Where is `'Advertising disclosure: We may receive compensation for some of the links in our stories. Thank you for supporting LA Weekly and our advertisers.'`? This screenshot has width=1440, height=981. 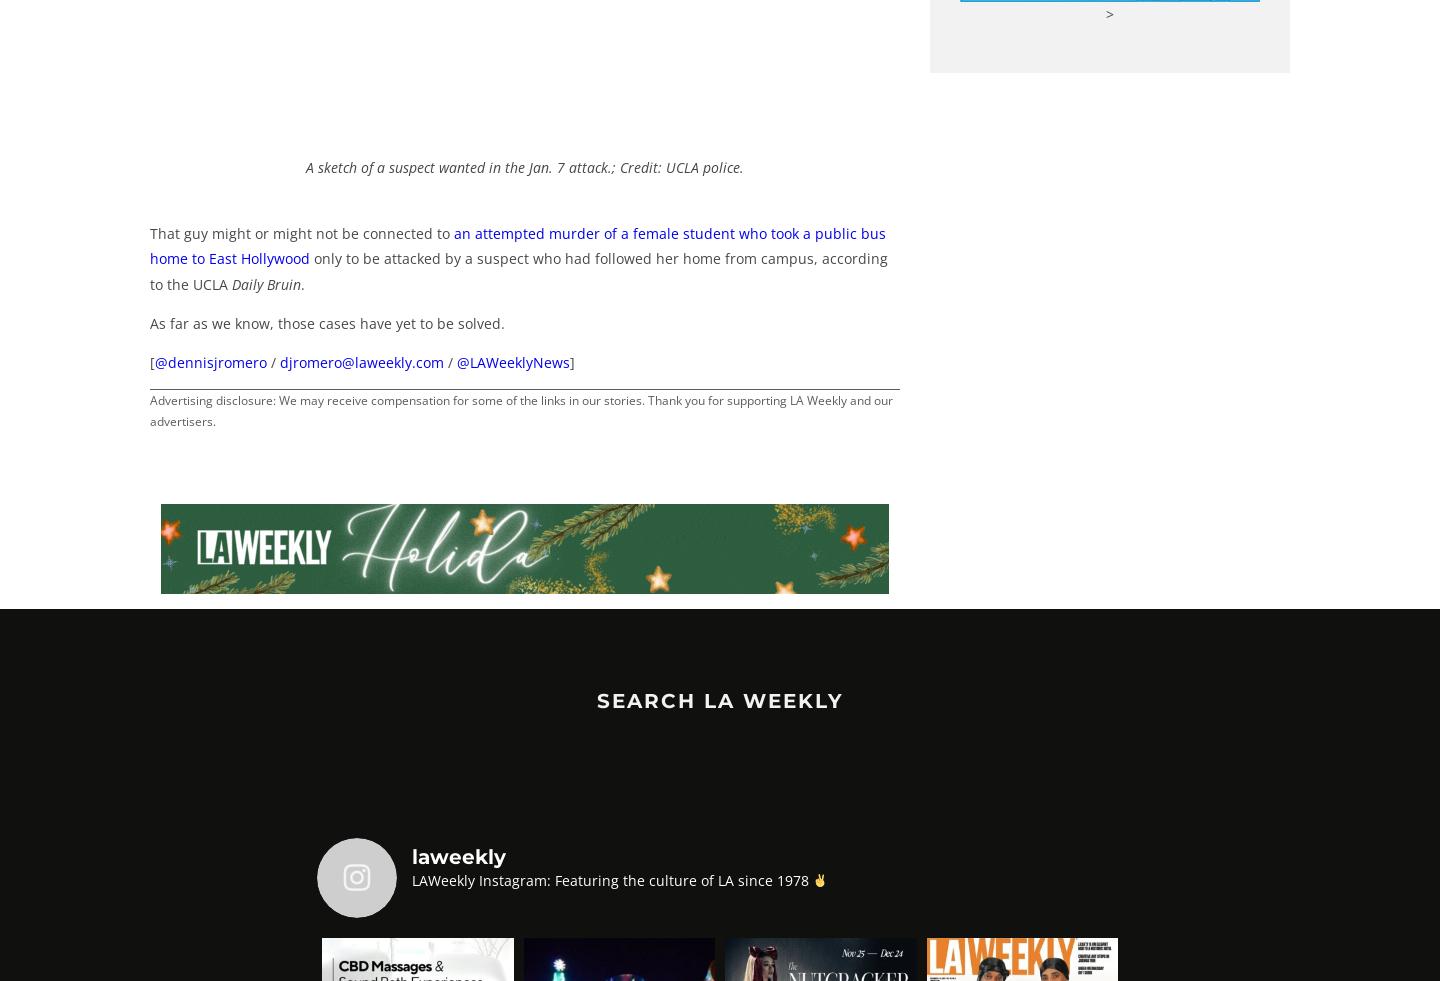 'Advertising disclosure: We may receive compensation for some of the links in our stories. Thank you for supporting LA Weekly and our advertisers.' is located at coordinates (520, 410).